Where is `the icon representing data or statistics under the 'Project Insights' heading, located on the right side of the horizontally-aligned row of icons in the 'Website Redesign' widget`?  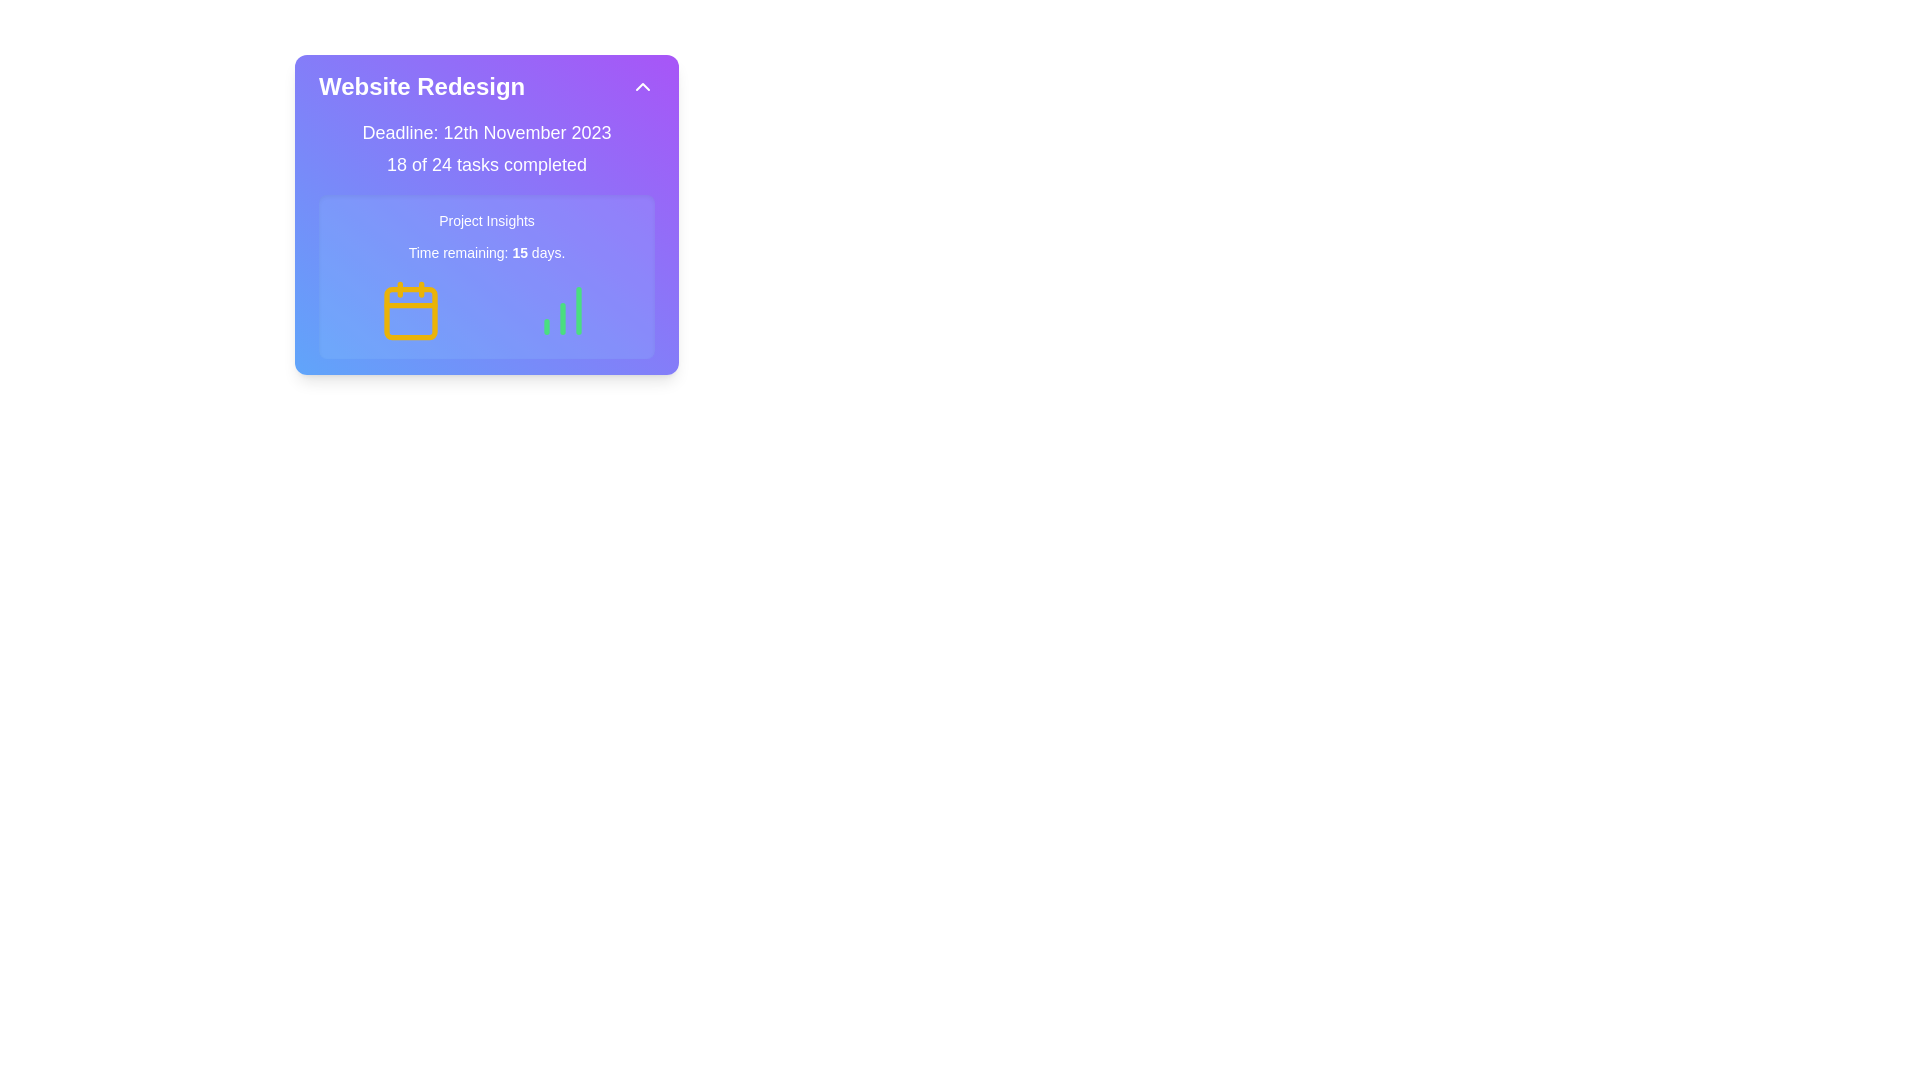 the icon representing data or statistics under the 'Project Insights' heading, located on the right side of the horizontally-aligned row of icons in the 'Website Redesign' widget is located at coordinates (561, 311).